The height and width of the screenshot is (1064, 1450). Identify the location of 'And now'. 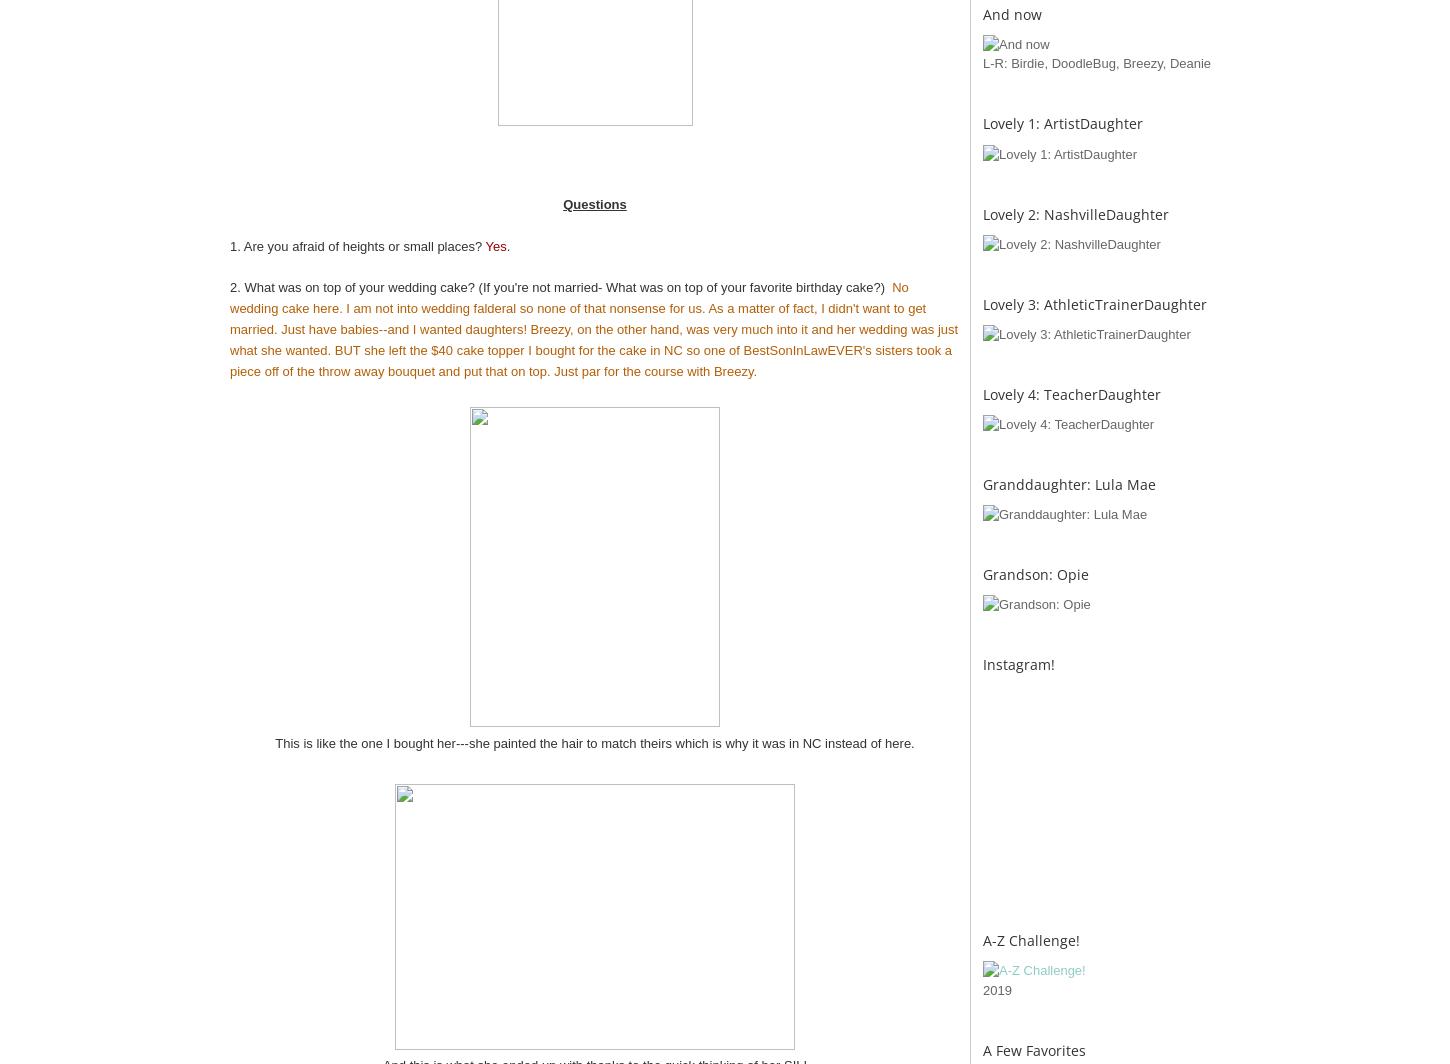
(1012, 13).